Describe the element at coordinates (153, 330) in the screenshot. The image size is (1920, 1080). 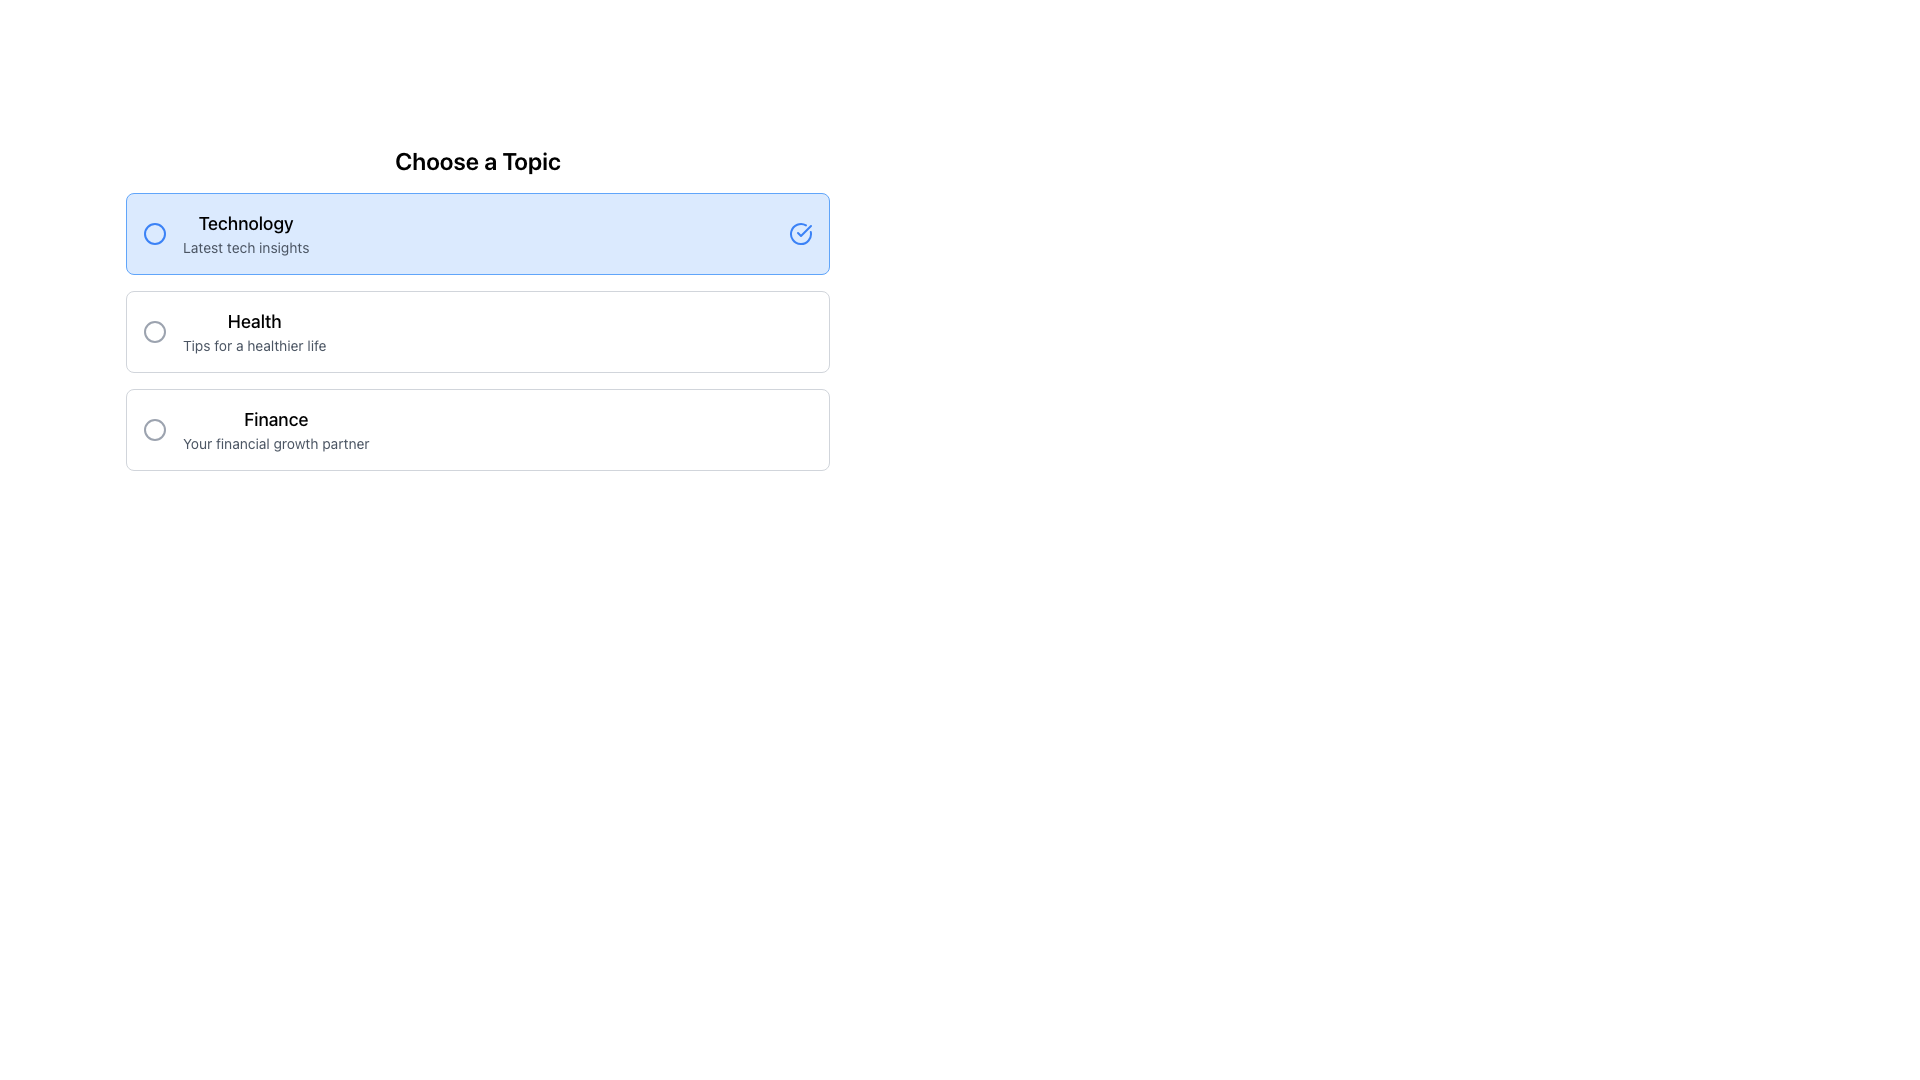
I see `the inner circular graphical indication element that represents the current selection state for the 'Health' option in the topic list` at that location.